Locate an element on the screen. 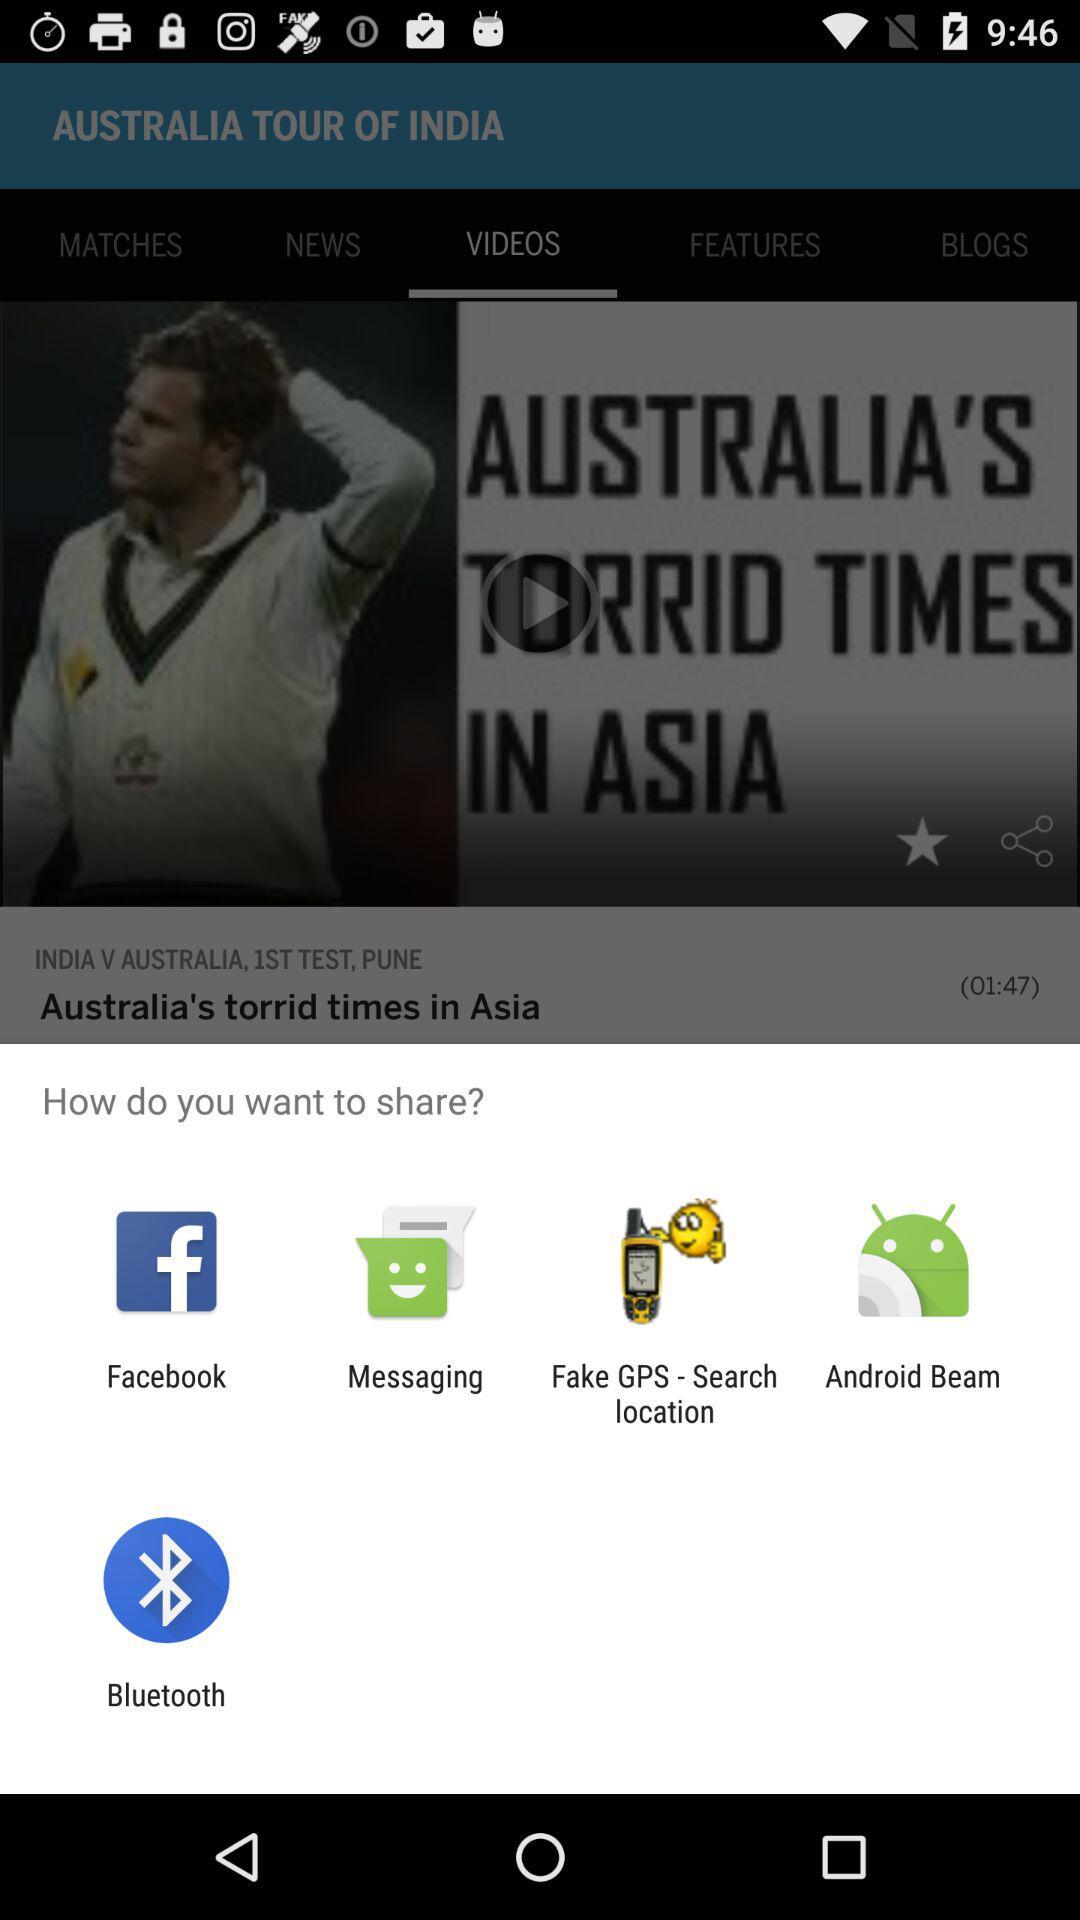  item next to fake gps search icon is located at coordinates (913, 1392).